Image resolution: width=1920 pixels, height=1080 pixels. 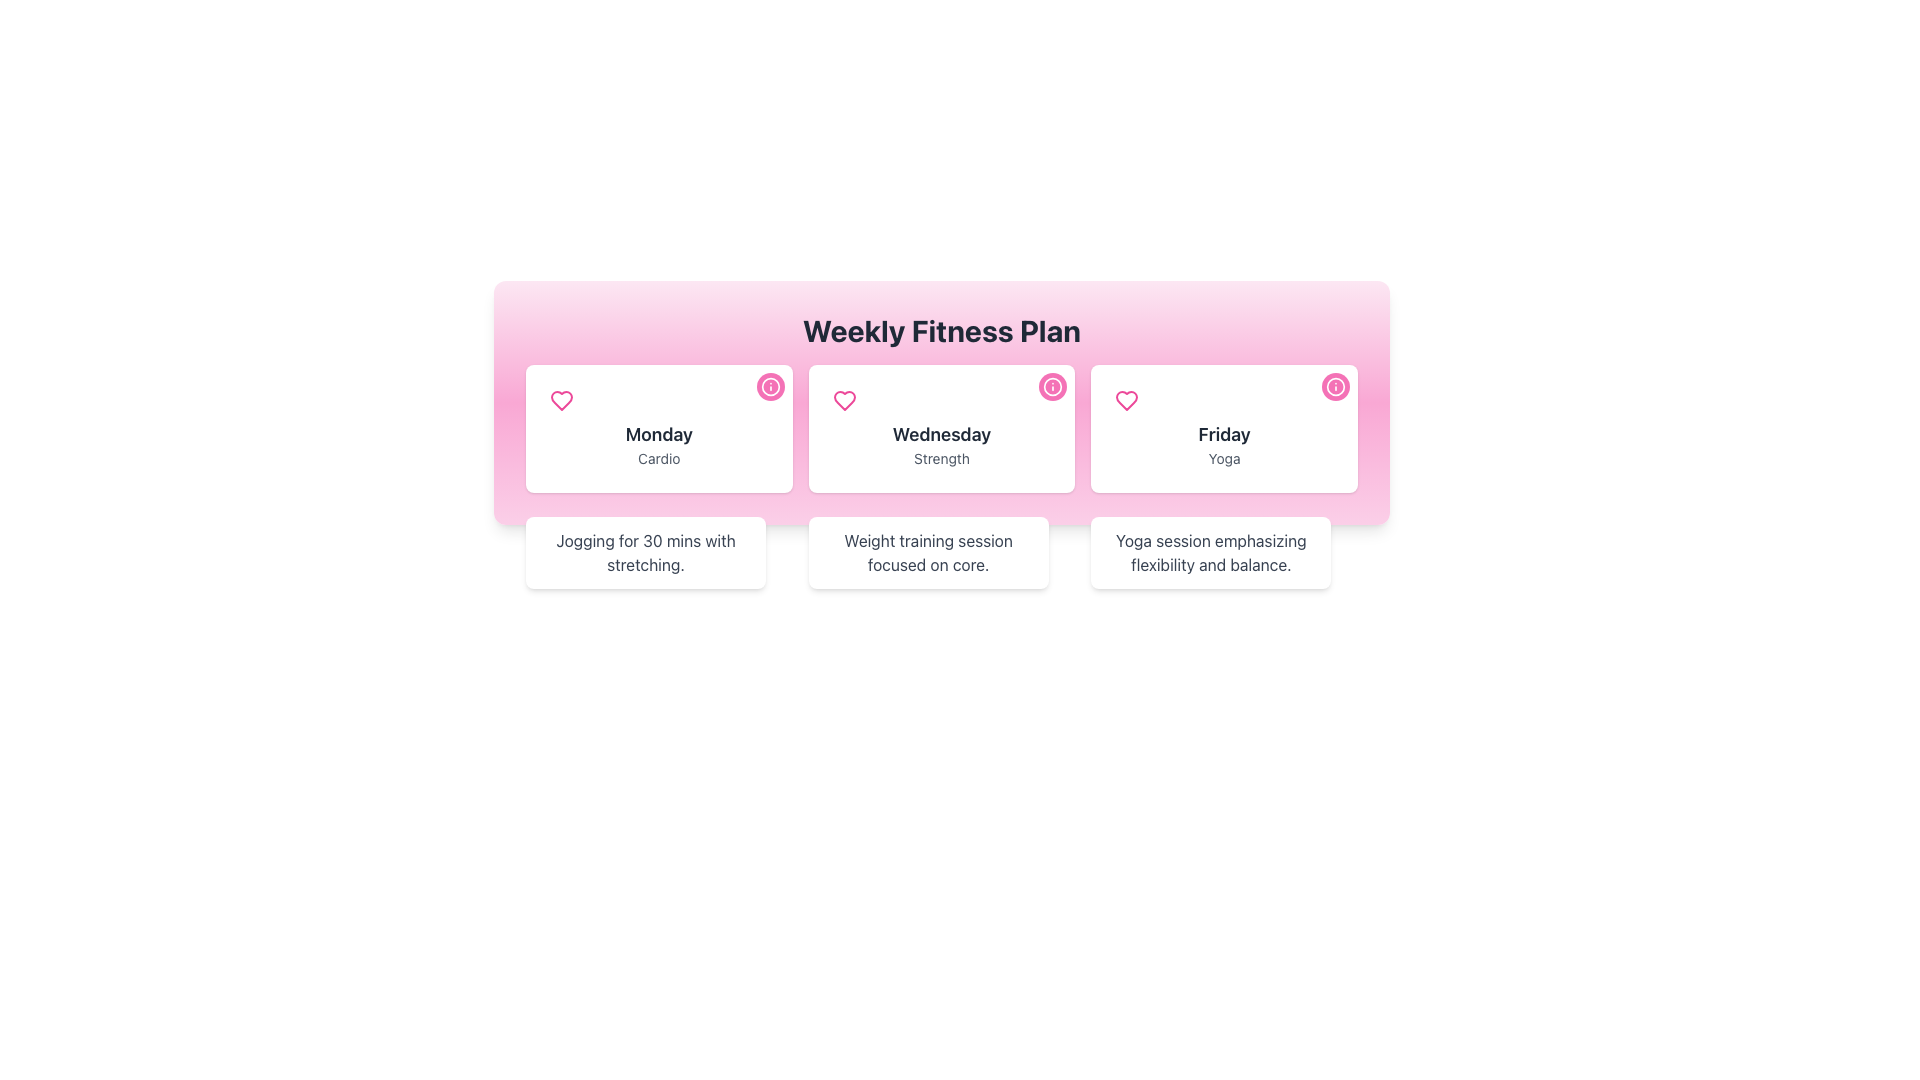 What do you see at coordinates (1335, 386) in the screenshot?
I see `the circular hollow icon with an information symbol located at the top-right corner of the 'Friday' and 'Yoga' card` at bounding box center [1335, 386].